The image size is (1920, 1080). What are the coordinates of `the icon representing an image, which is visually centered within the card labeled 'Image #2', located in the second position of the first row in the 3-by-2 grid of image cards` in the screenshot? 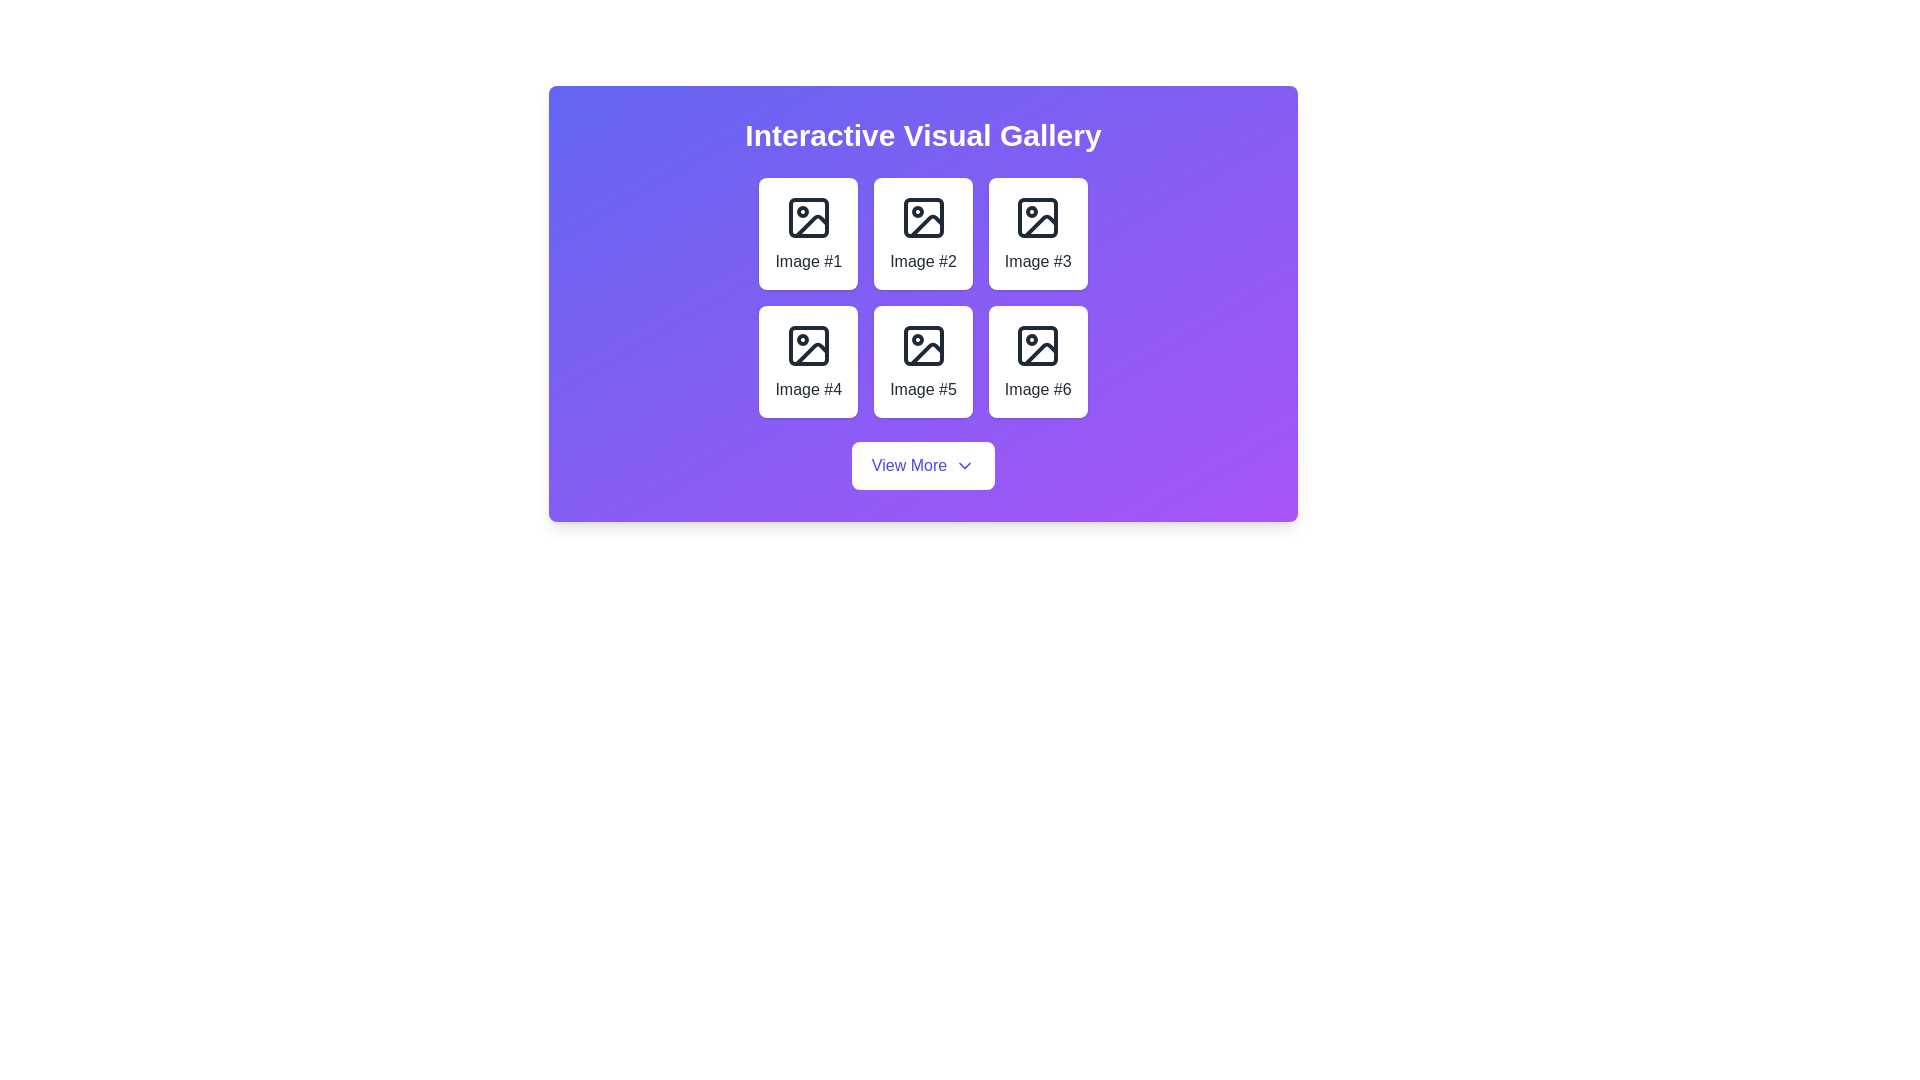 It's located at (922, 218).